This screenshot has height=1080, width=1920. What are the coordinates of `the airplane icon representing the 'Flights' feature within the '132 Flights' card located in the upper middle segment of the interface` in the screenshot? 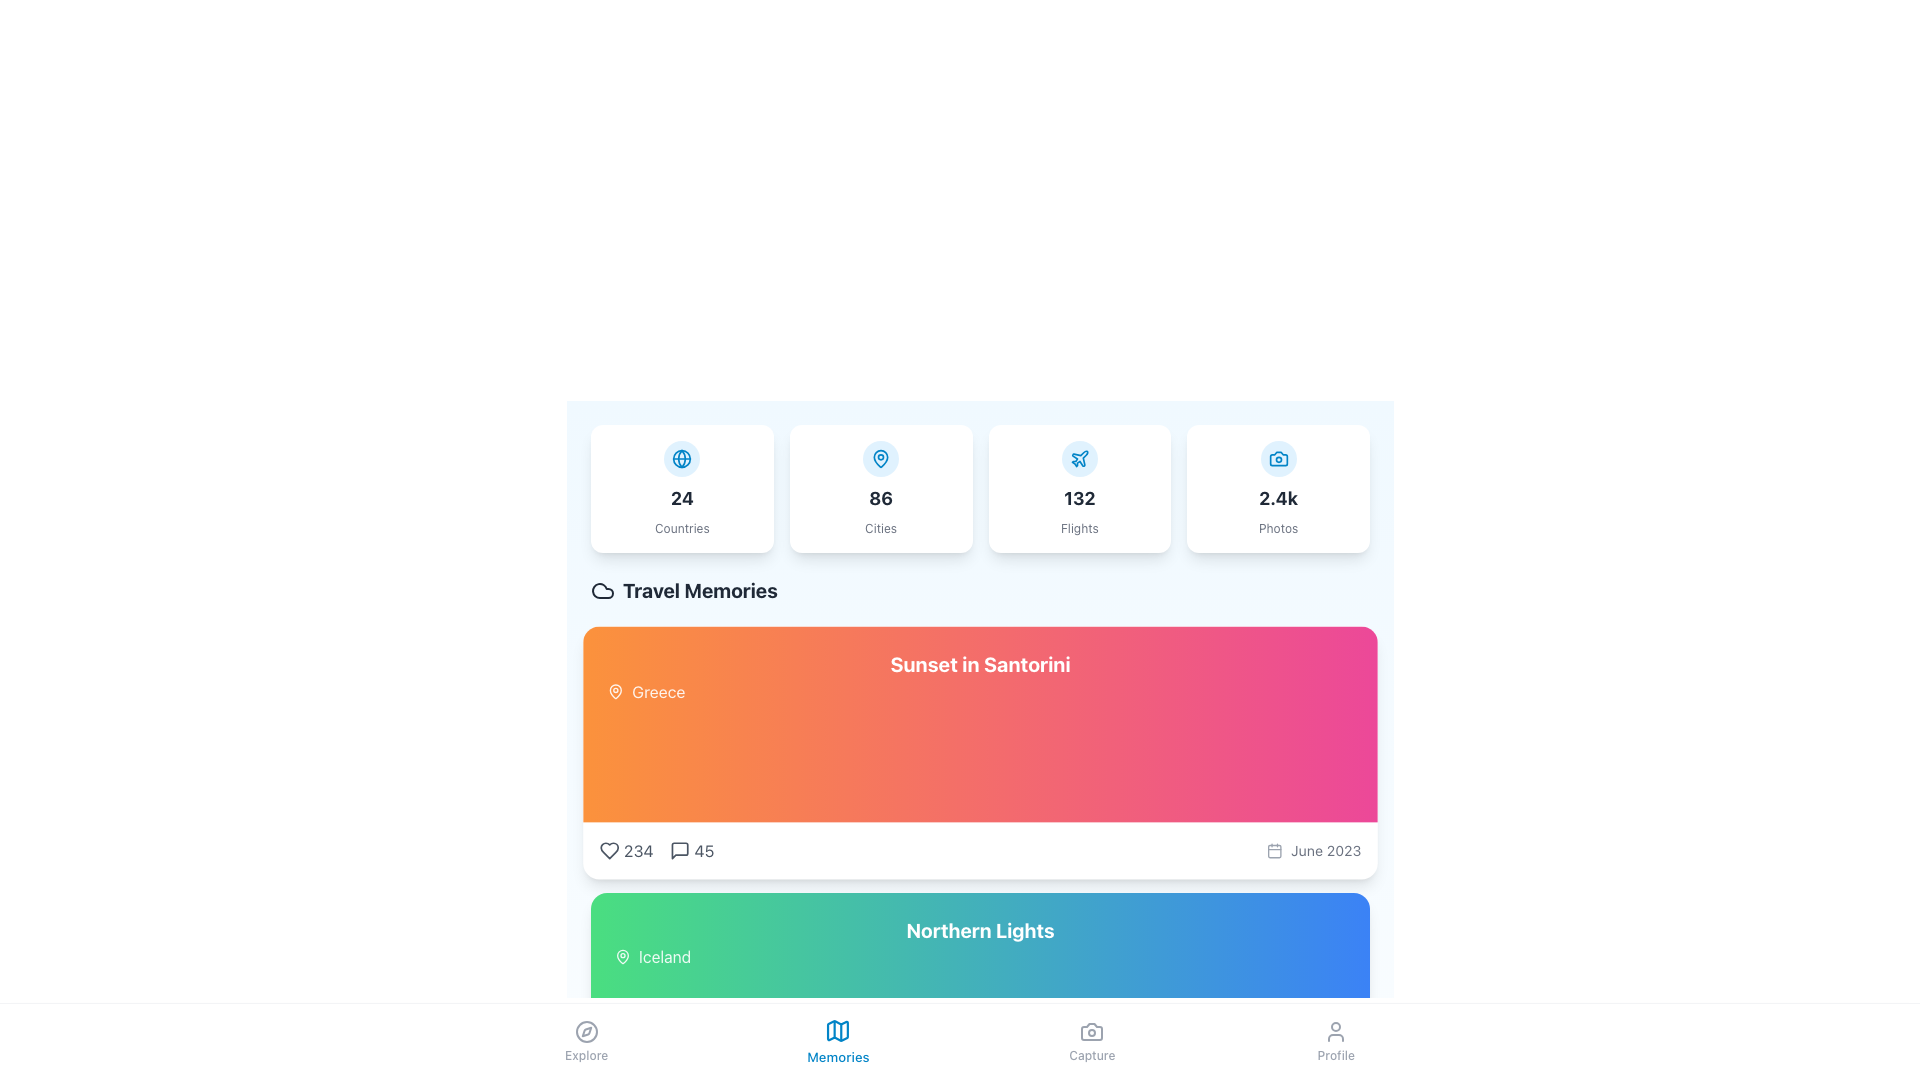 It's located at (1079, 458).